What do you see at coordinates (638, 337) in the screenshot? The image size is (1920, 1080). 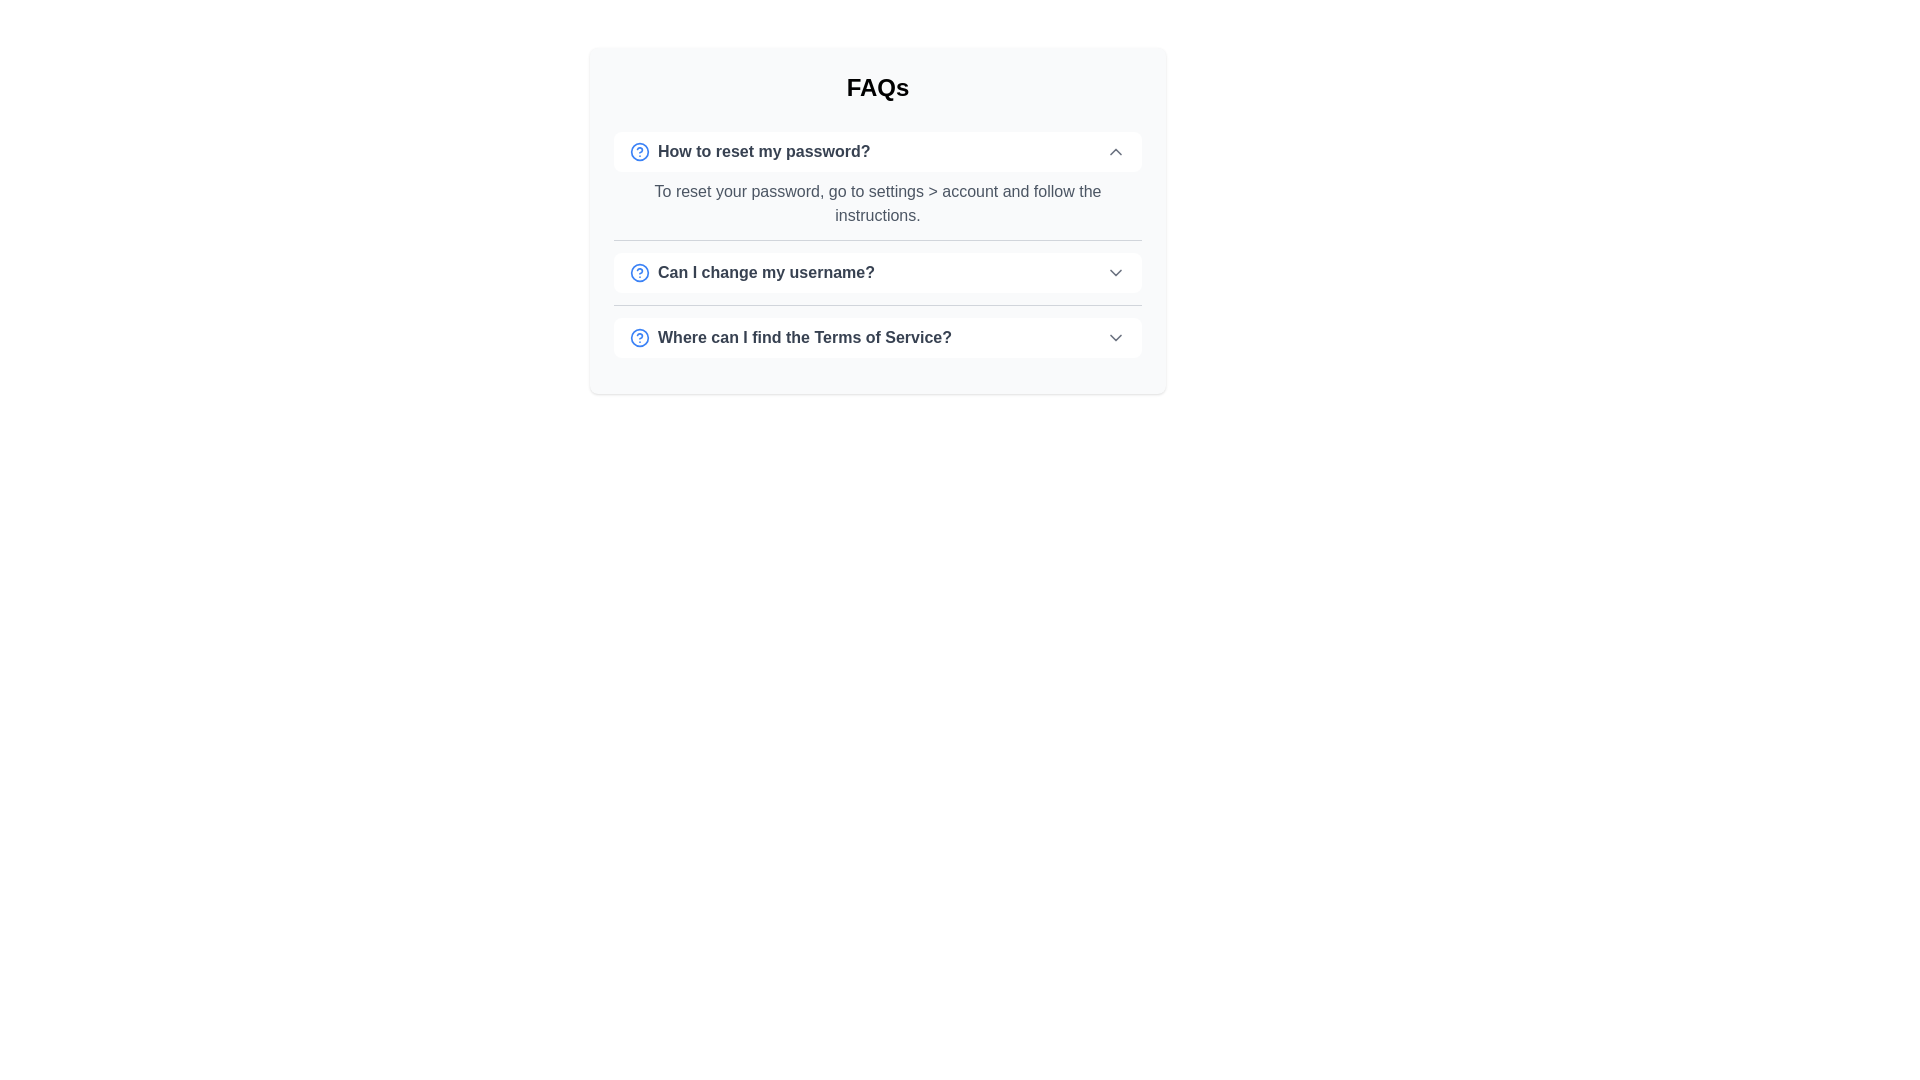 I see `the blue circular help icon with a question mark, located to the left of the text 'Where can I find the Terms of Service?' in the third FAQ item` at bounding box center [638, 337].